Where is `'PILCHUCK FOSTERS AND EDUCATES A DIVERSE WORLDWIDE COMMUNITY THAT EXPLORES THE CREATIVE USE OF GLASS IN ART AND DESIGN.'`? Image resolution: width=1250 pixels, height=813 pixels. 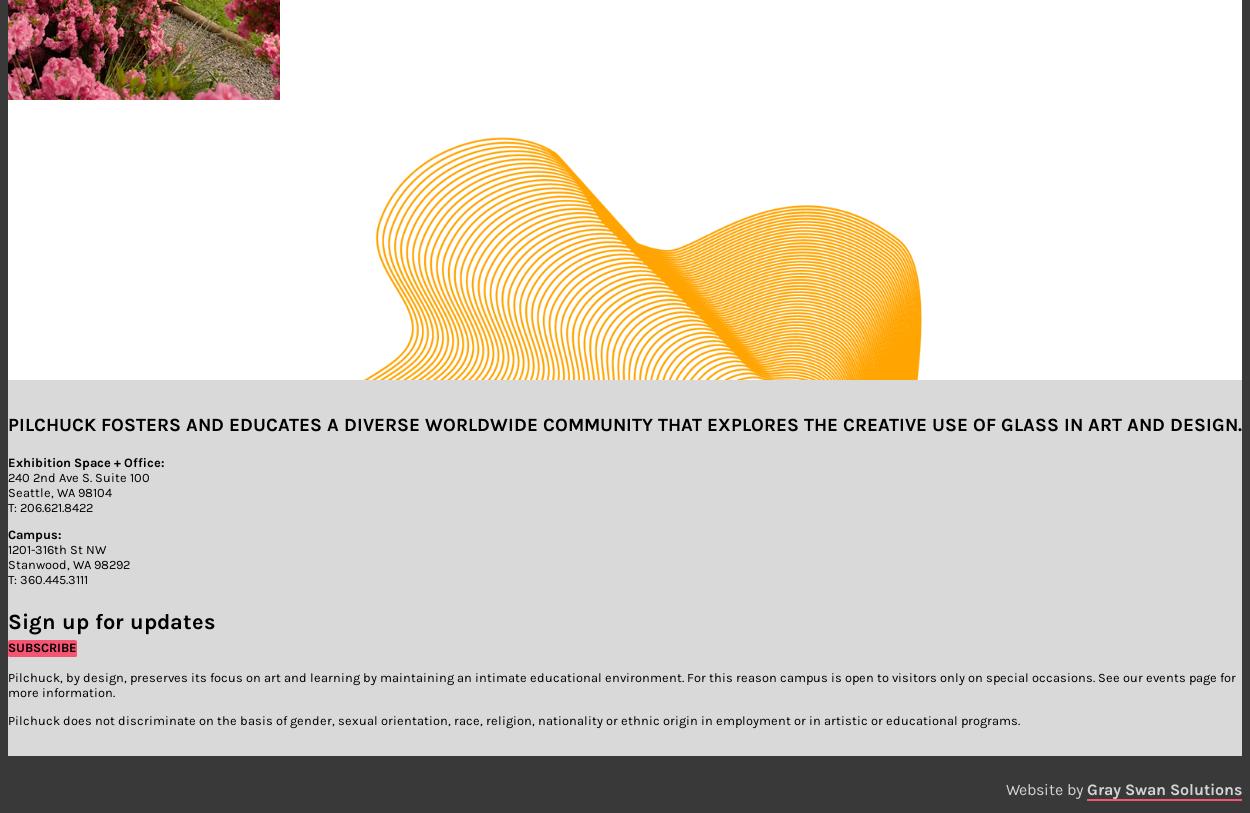 'PILCHUCK FOSTERS AND EDUCATES A DIVERSE WORLDWIDE COMMUNITY THAT EXPLORES THE CREATIVE USE OF GLASS IN ART AND DESIGN.' is located at coordinates (625, 423).